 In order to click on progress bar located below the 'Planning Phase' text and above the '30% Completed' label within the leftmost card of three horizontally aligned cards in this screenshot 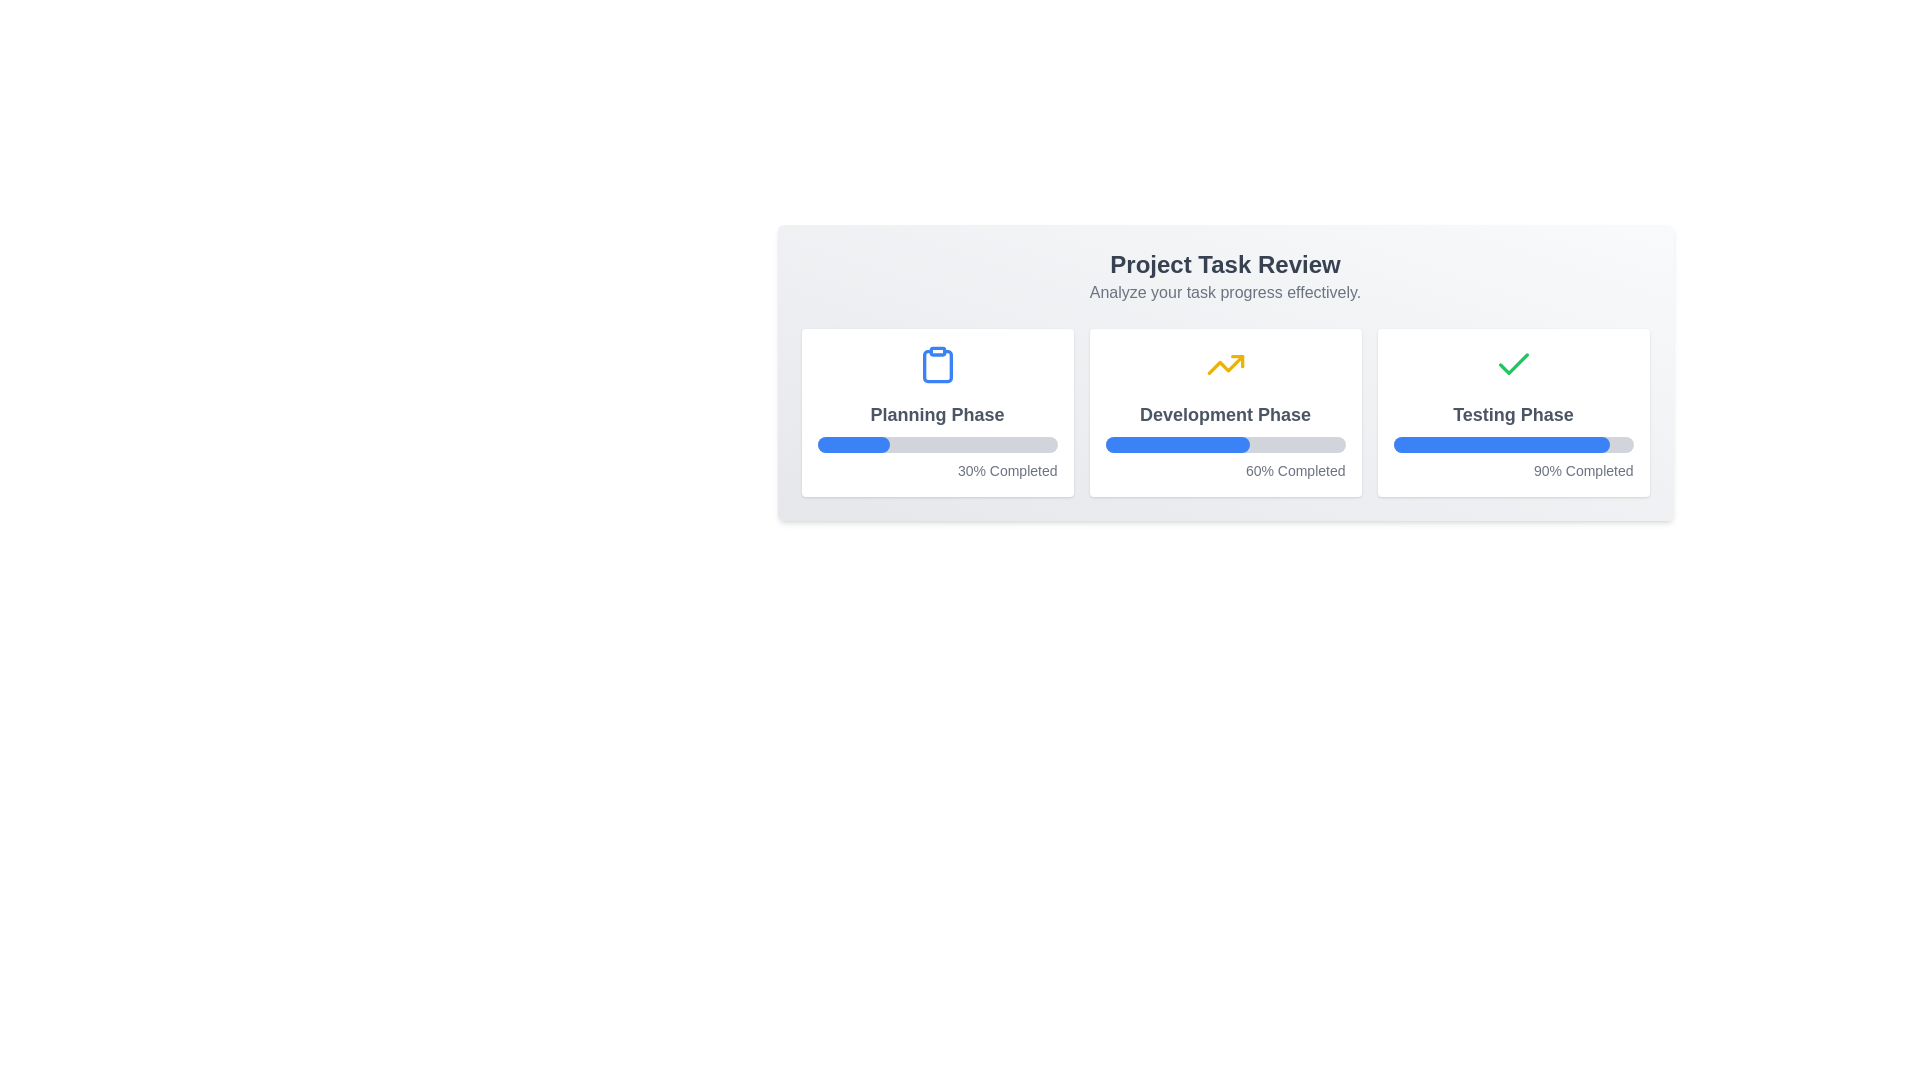, I will do `click(936, 443)`.